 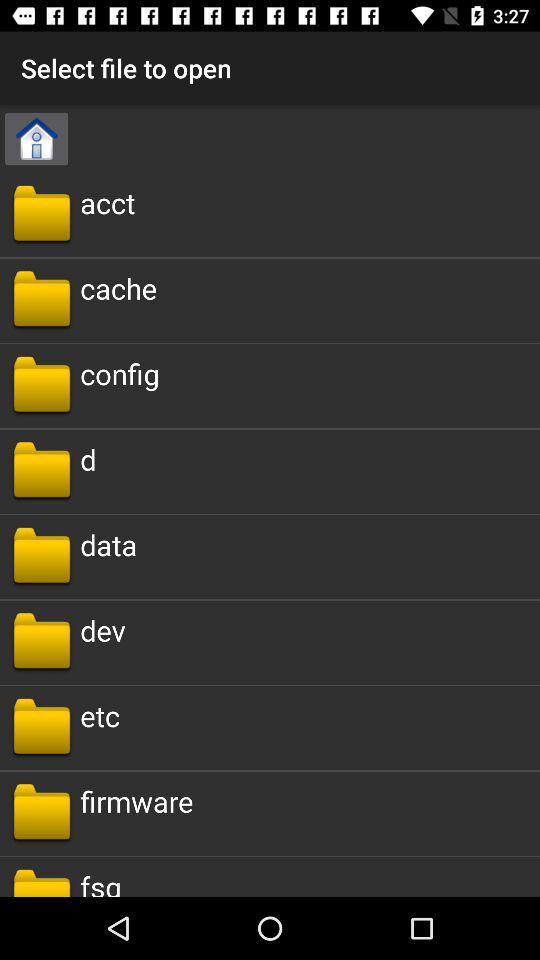 What do you see at coordinates (36, 138) in the screenshot?
I see `the home icon` at bounding box center [36, 138].